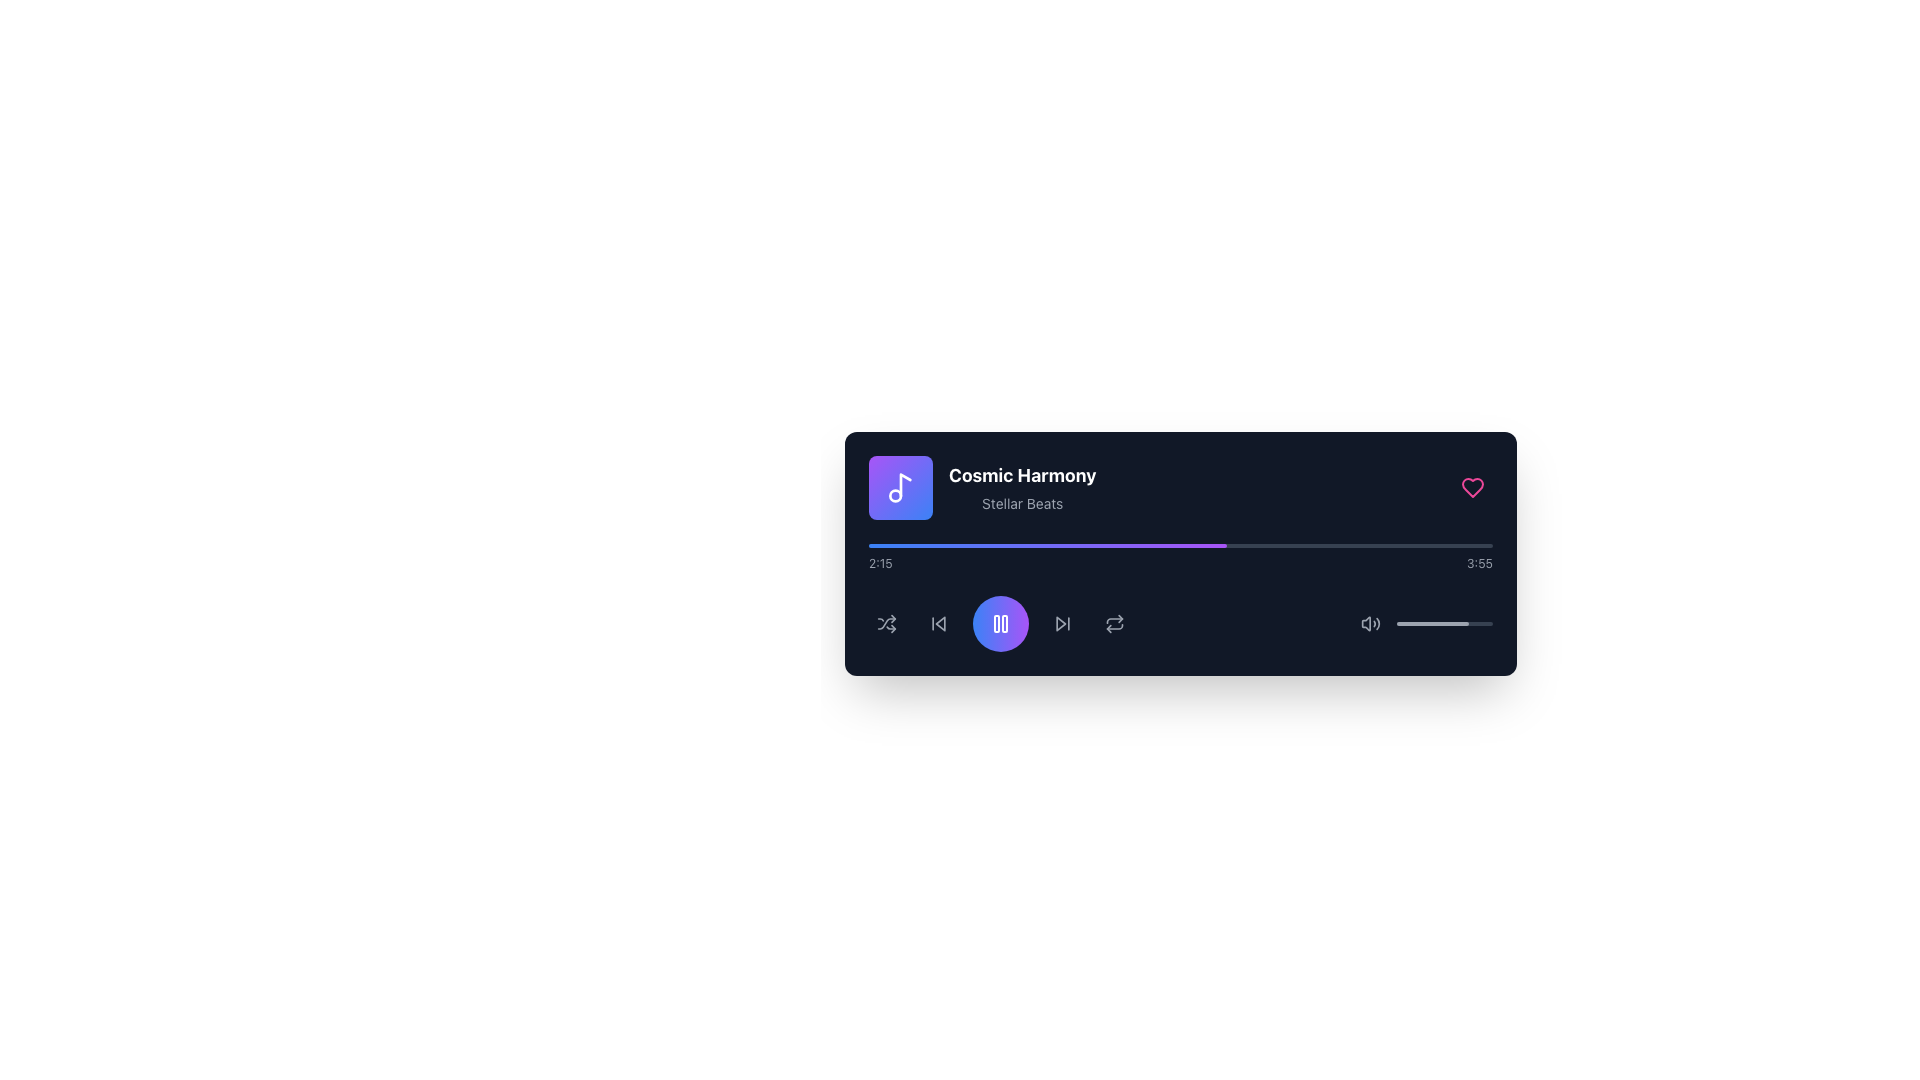 This screenshot has width=1920, height=1080. What do you see at coordinates (1001, 623) in the screenshot?
I see `the circular pause button located in the control bar of the audio player` at bounding box center [1001, 623].